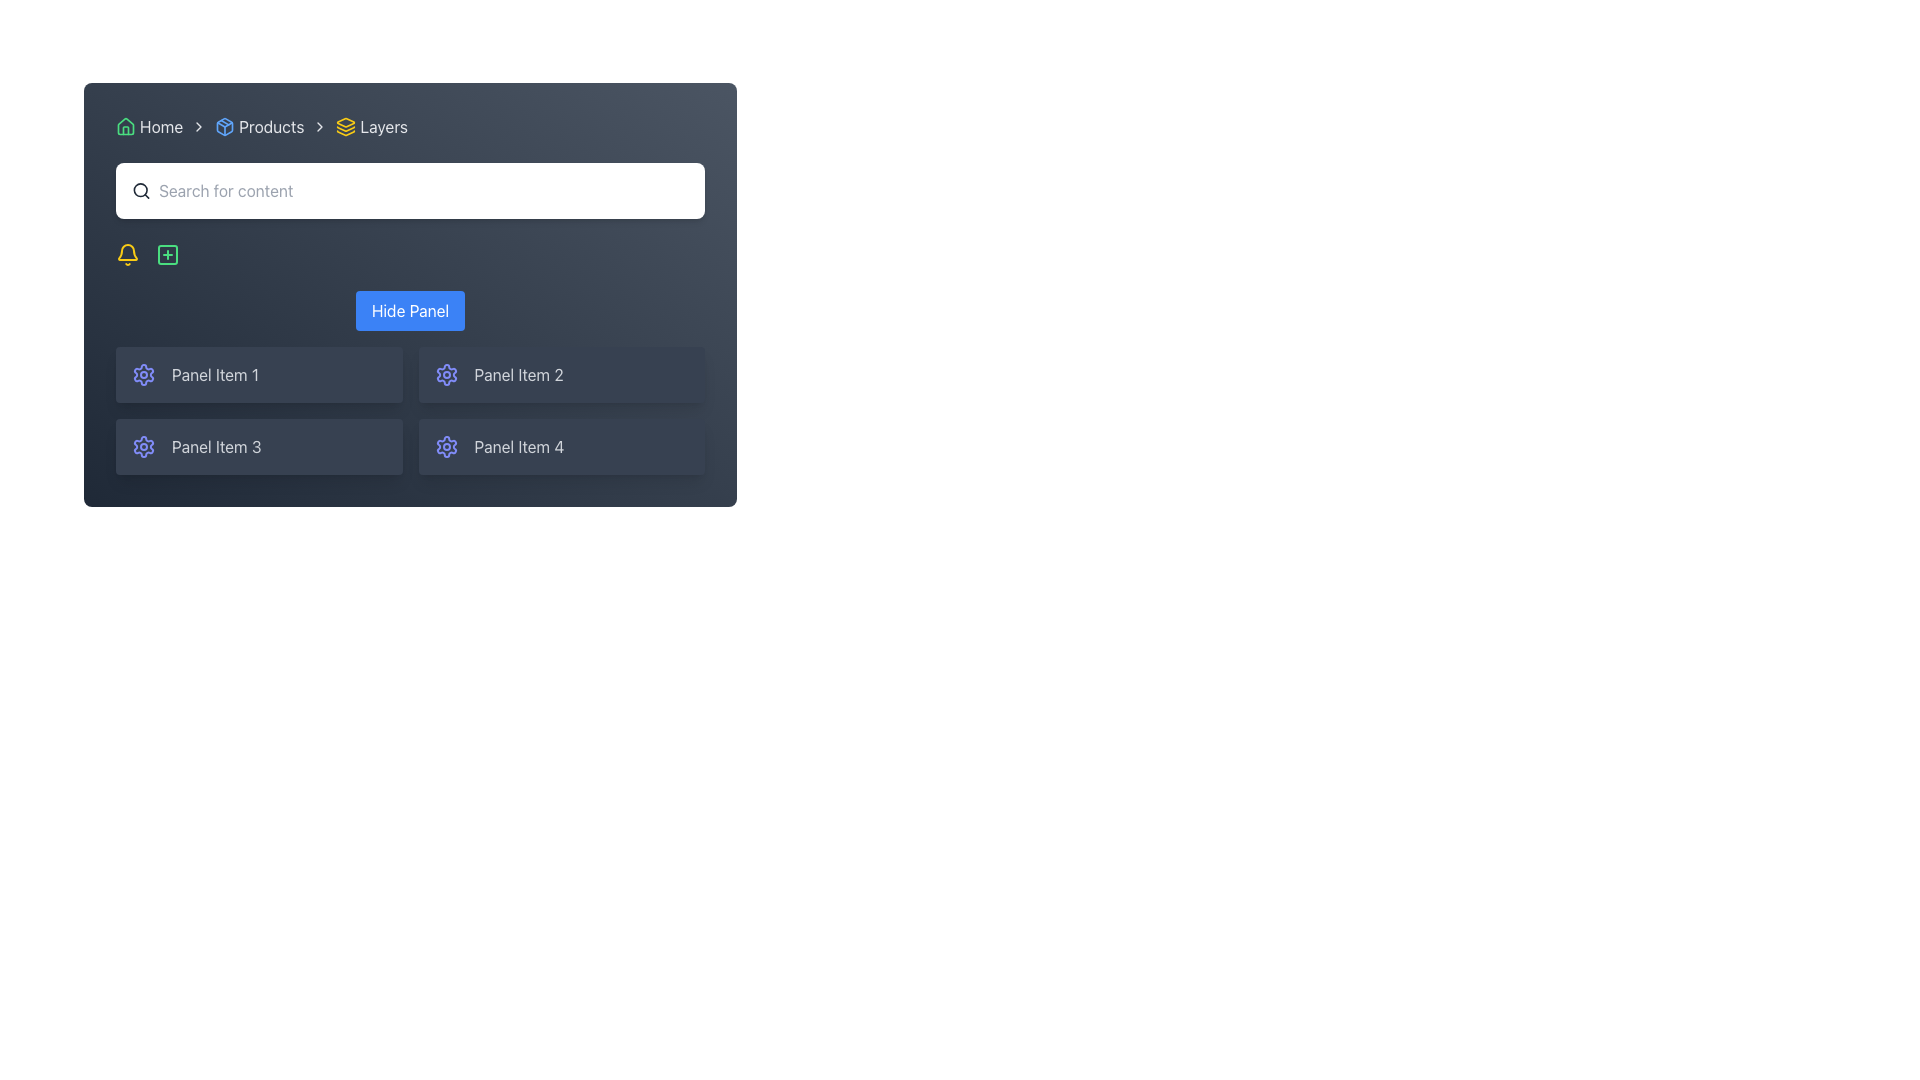 The image size is (1920, 1080). Describe the element at coordinates (445, 446) in the screenshot. I see `the gear icon with a blue outline located in the top-left corner of the box labeled 'Panel Item 4'` at that location.